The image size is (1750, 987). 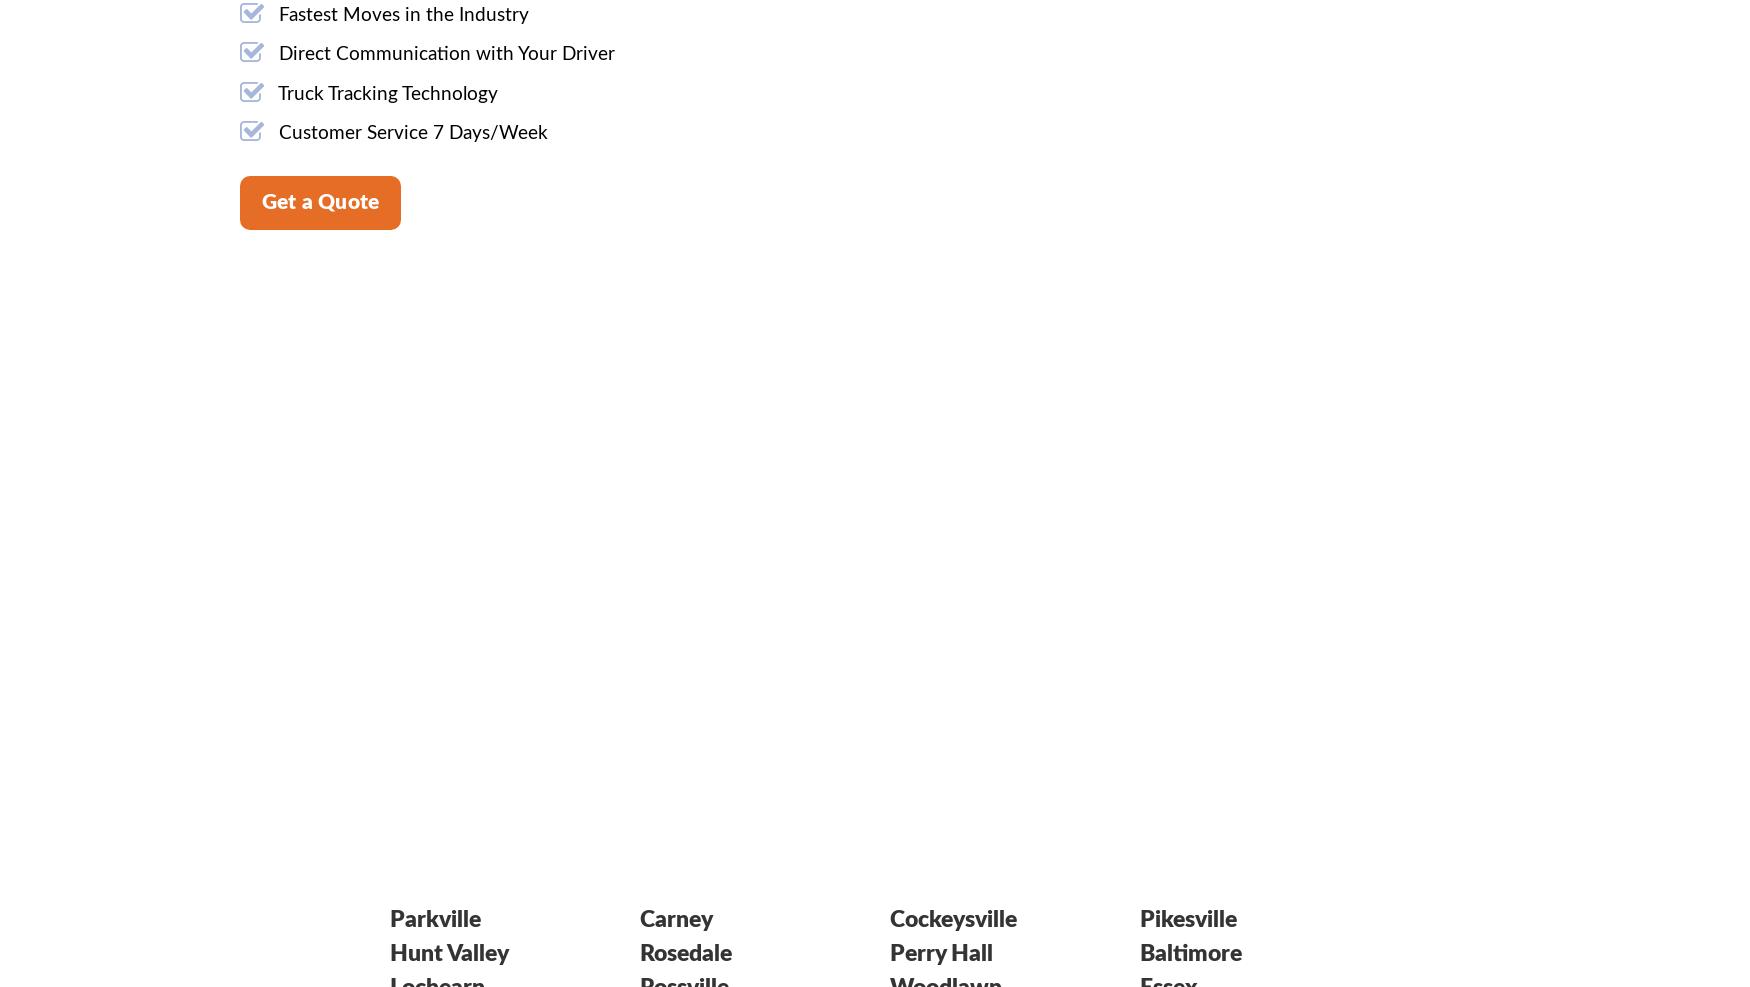 I want to click on 'Fastest Moves in the Industry', so click(x=273, y=14).